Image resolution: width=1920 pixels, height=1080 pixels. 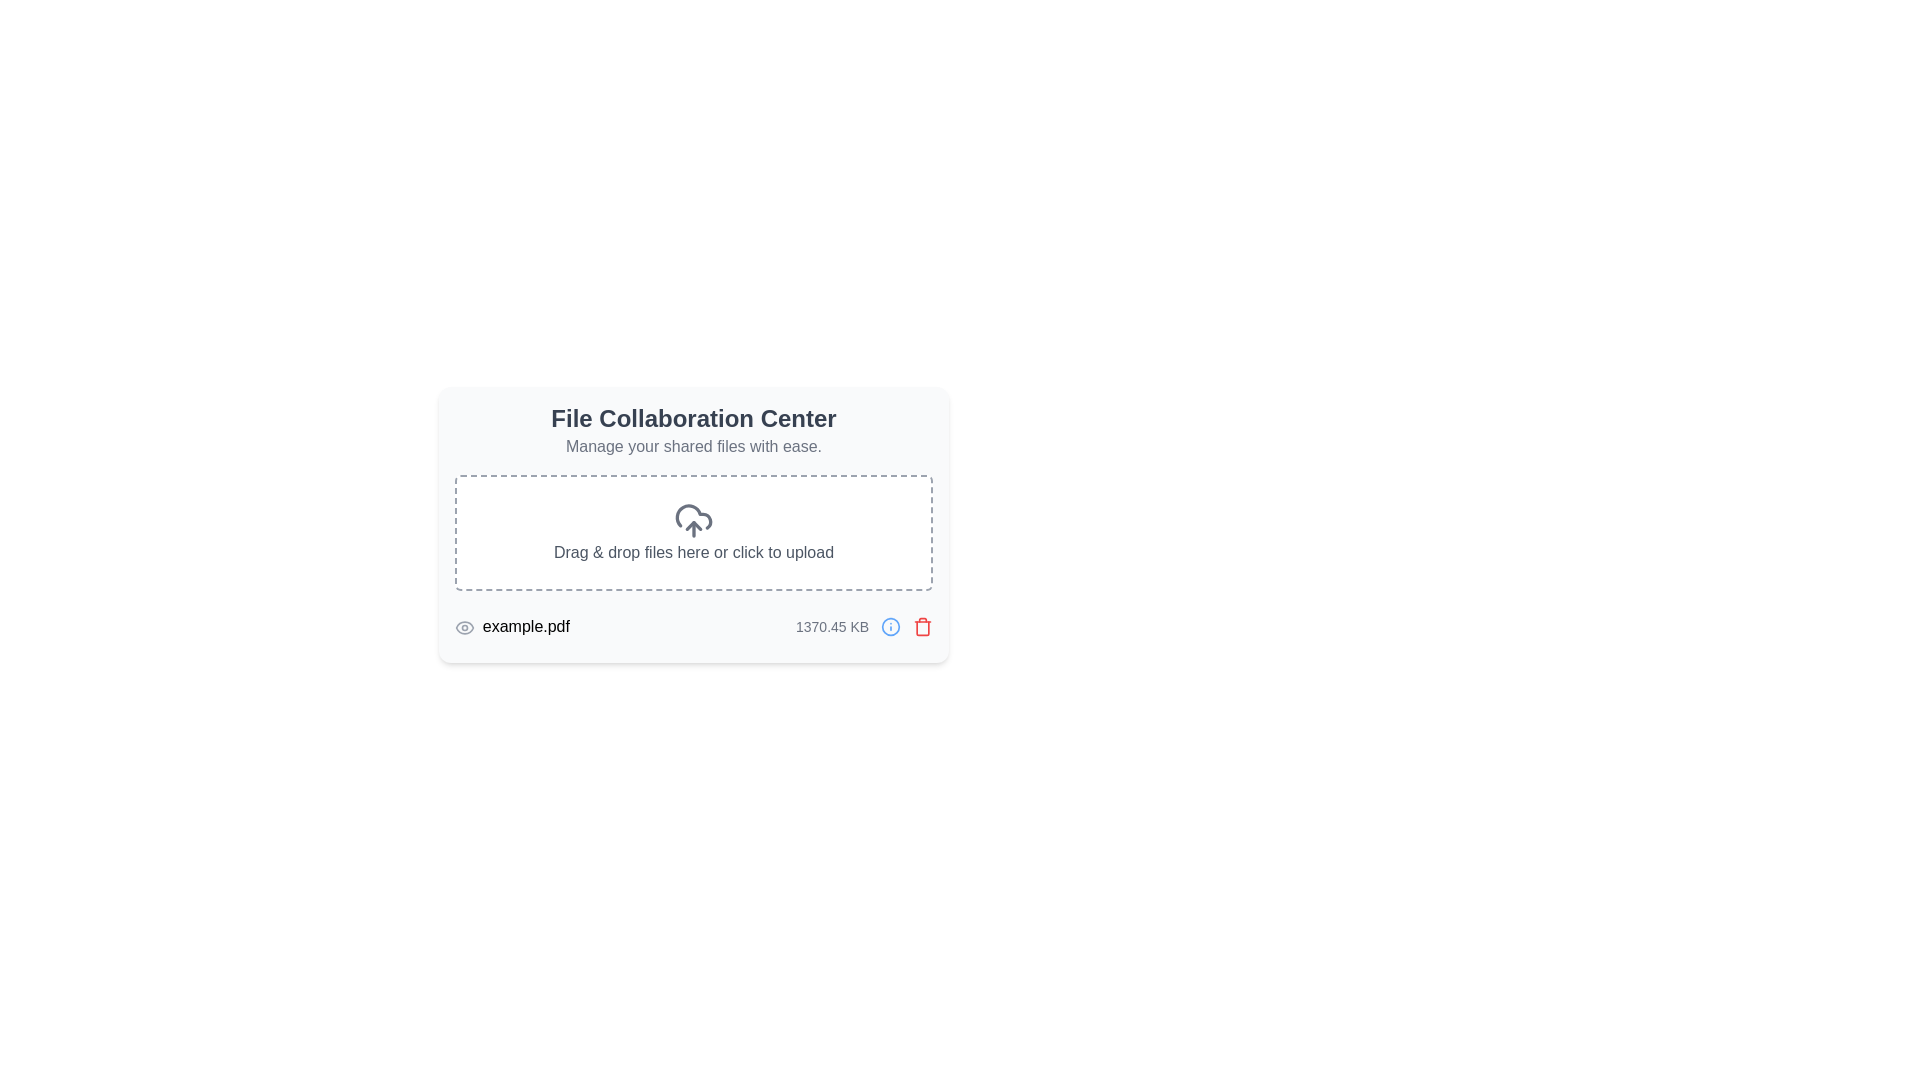 I want to click on the preview icon representing the file 'example.pdf', located to the left of the associated text in the list item, so click(x=463, y=626).